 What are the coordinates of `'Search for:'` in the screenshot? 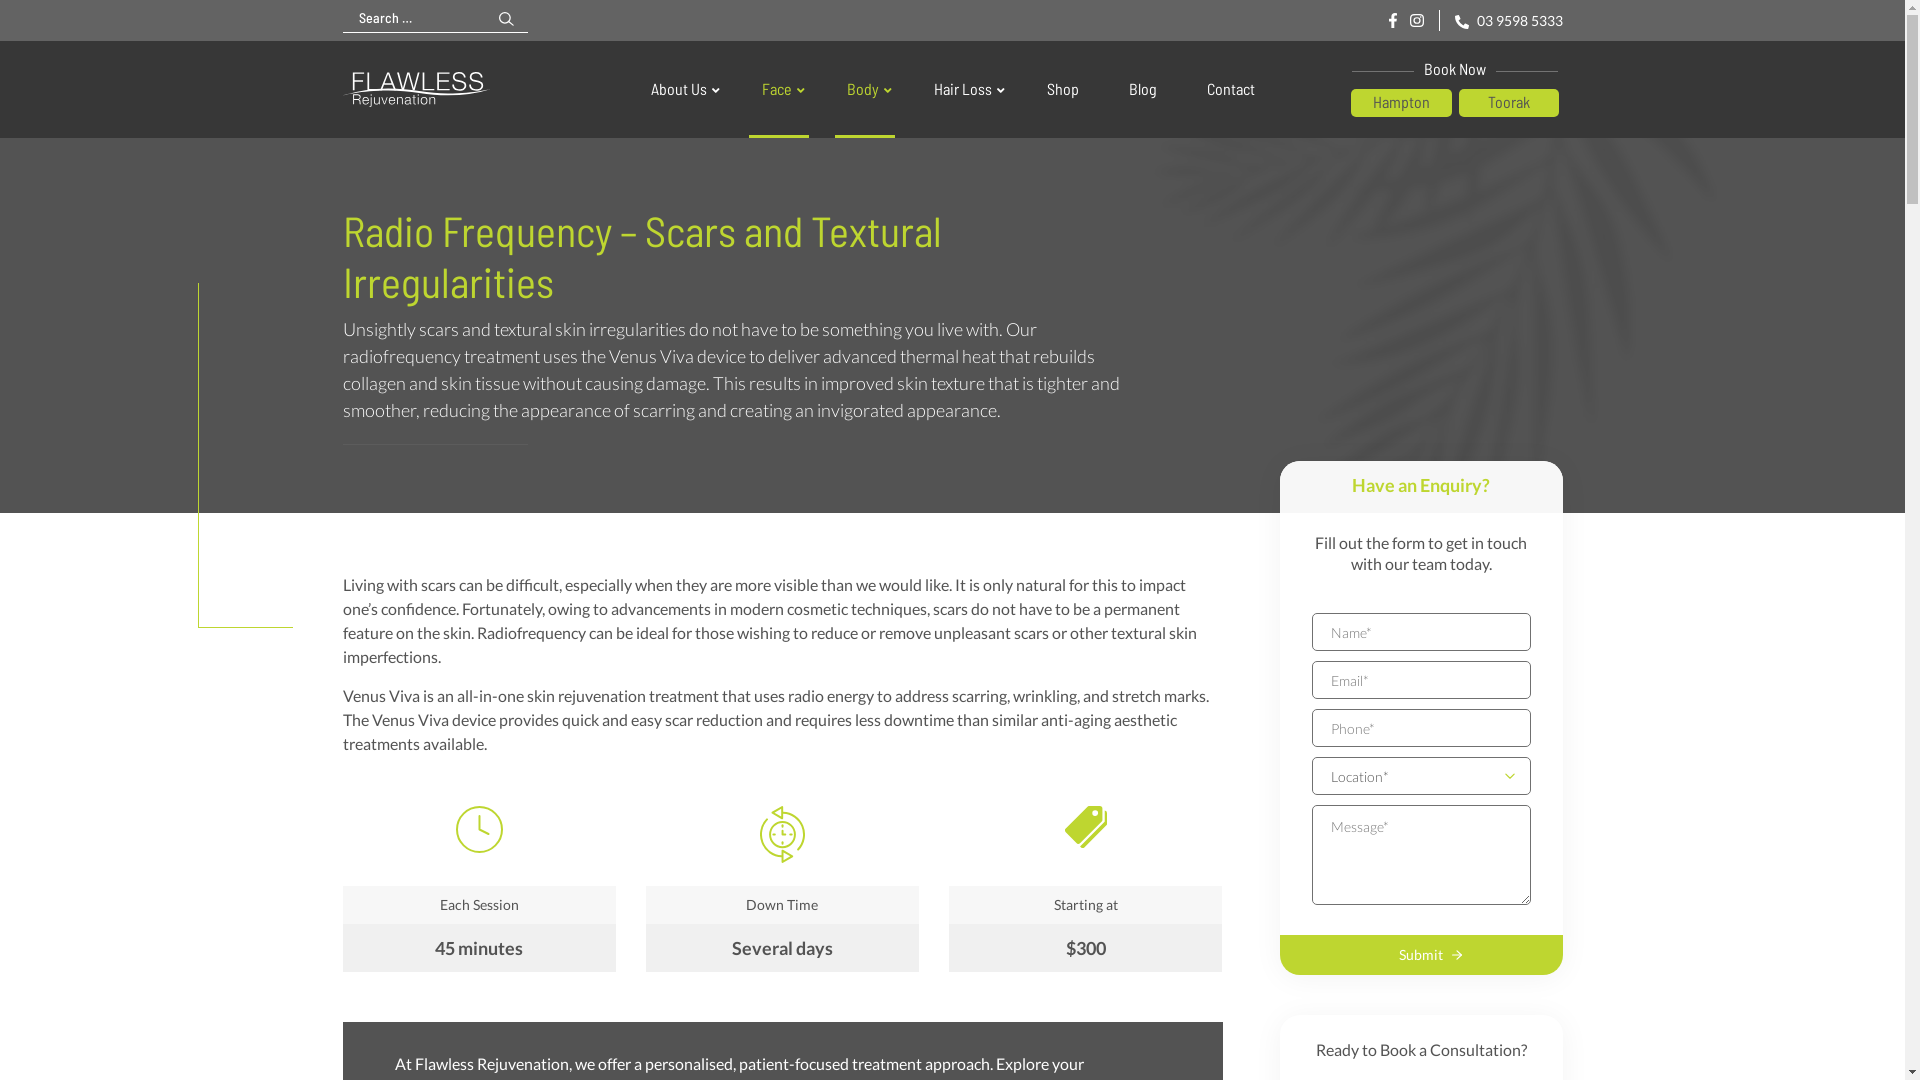 It's located at (413, 18).